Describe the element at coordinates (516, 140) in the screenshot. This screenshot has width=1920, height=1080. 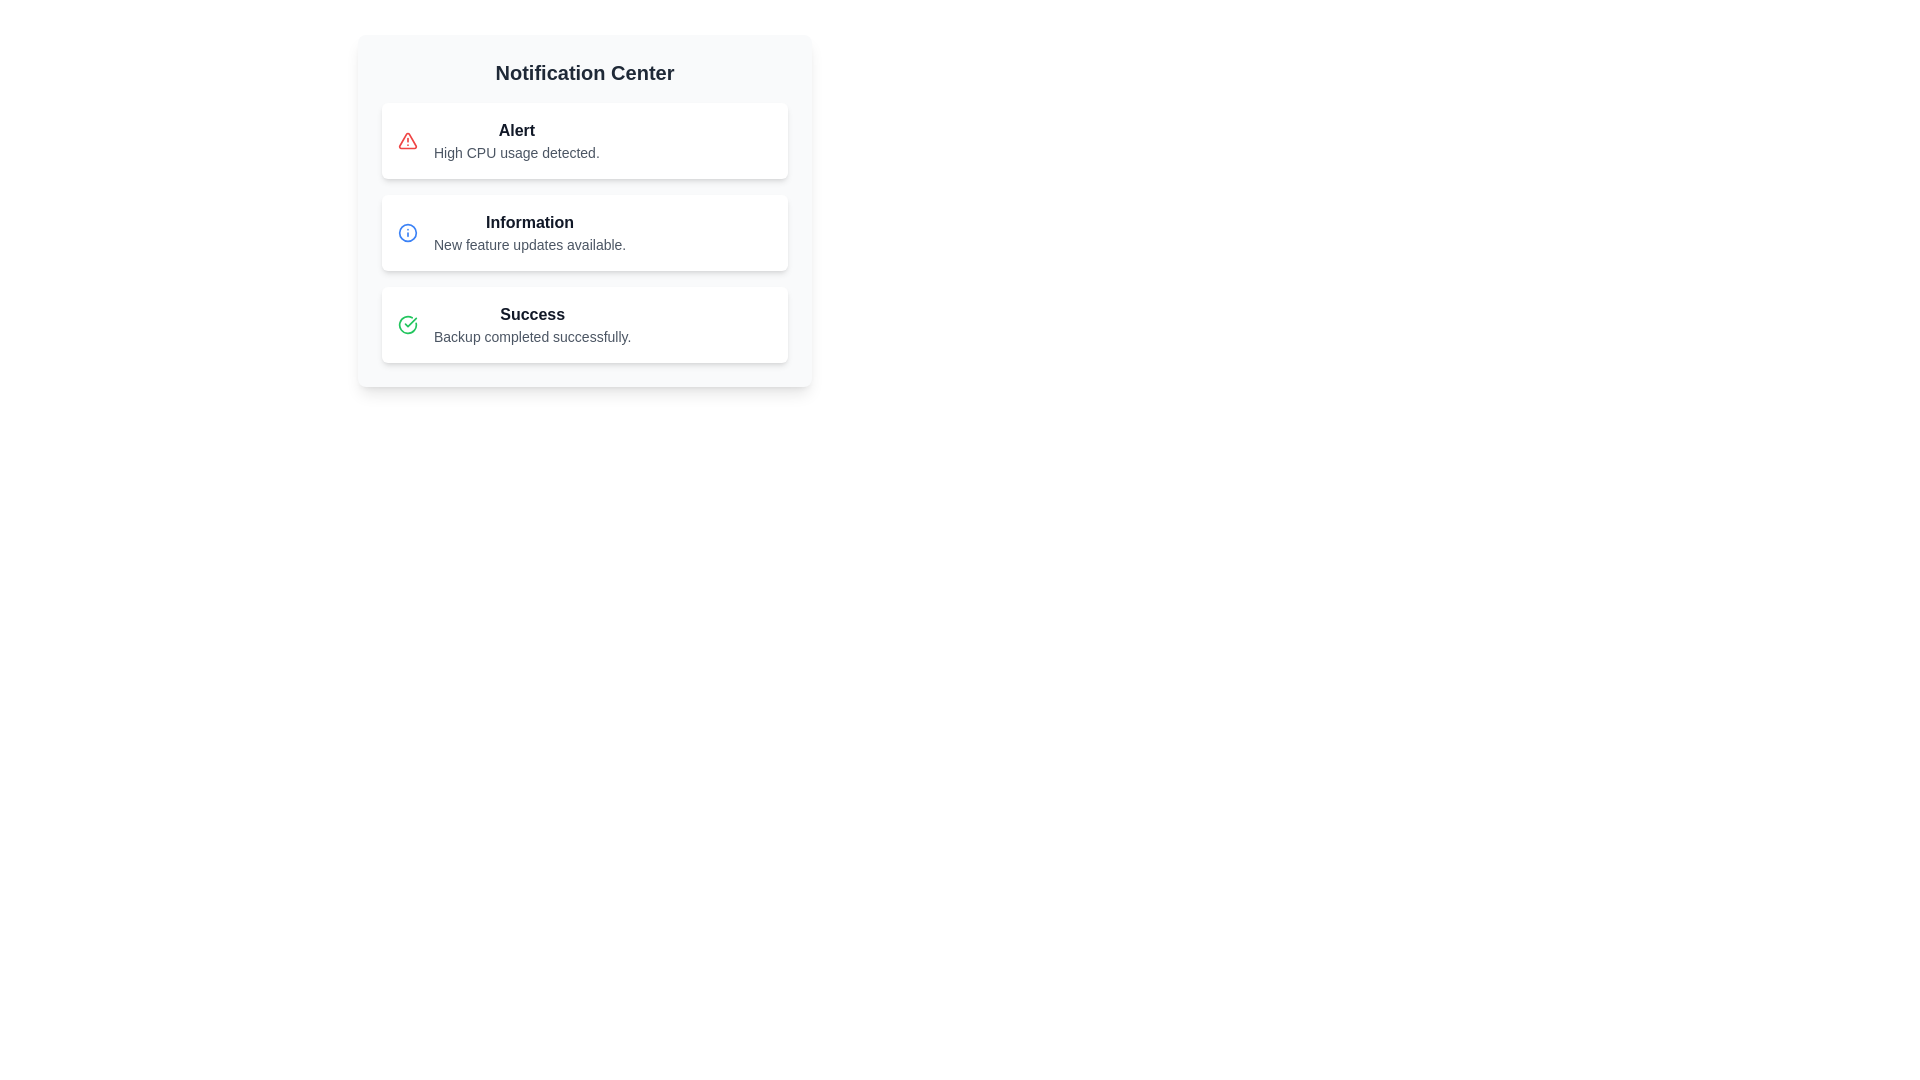
I see `the text display that shows an alert message about 'High CPU usage detected.' located in the Notification Center interface` at that location.